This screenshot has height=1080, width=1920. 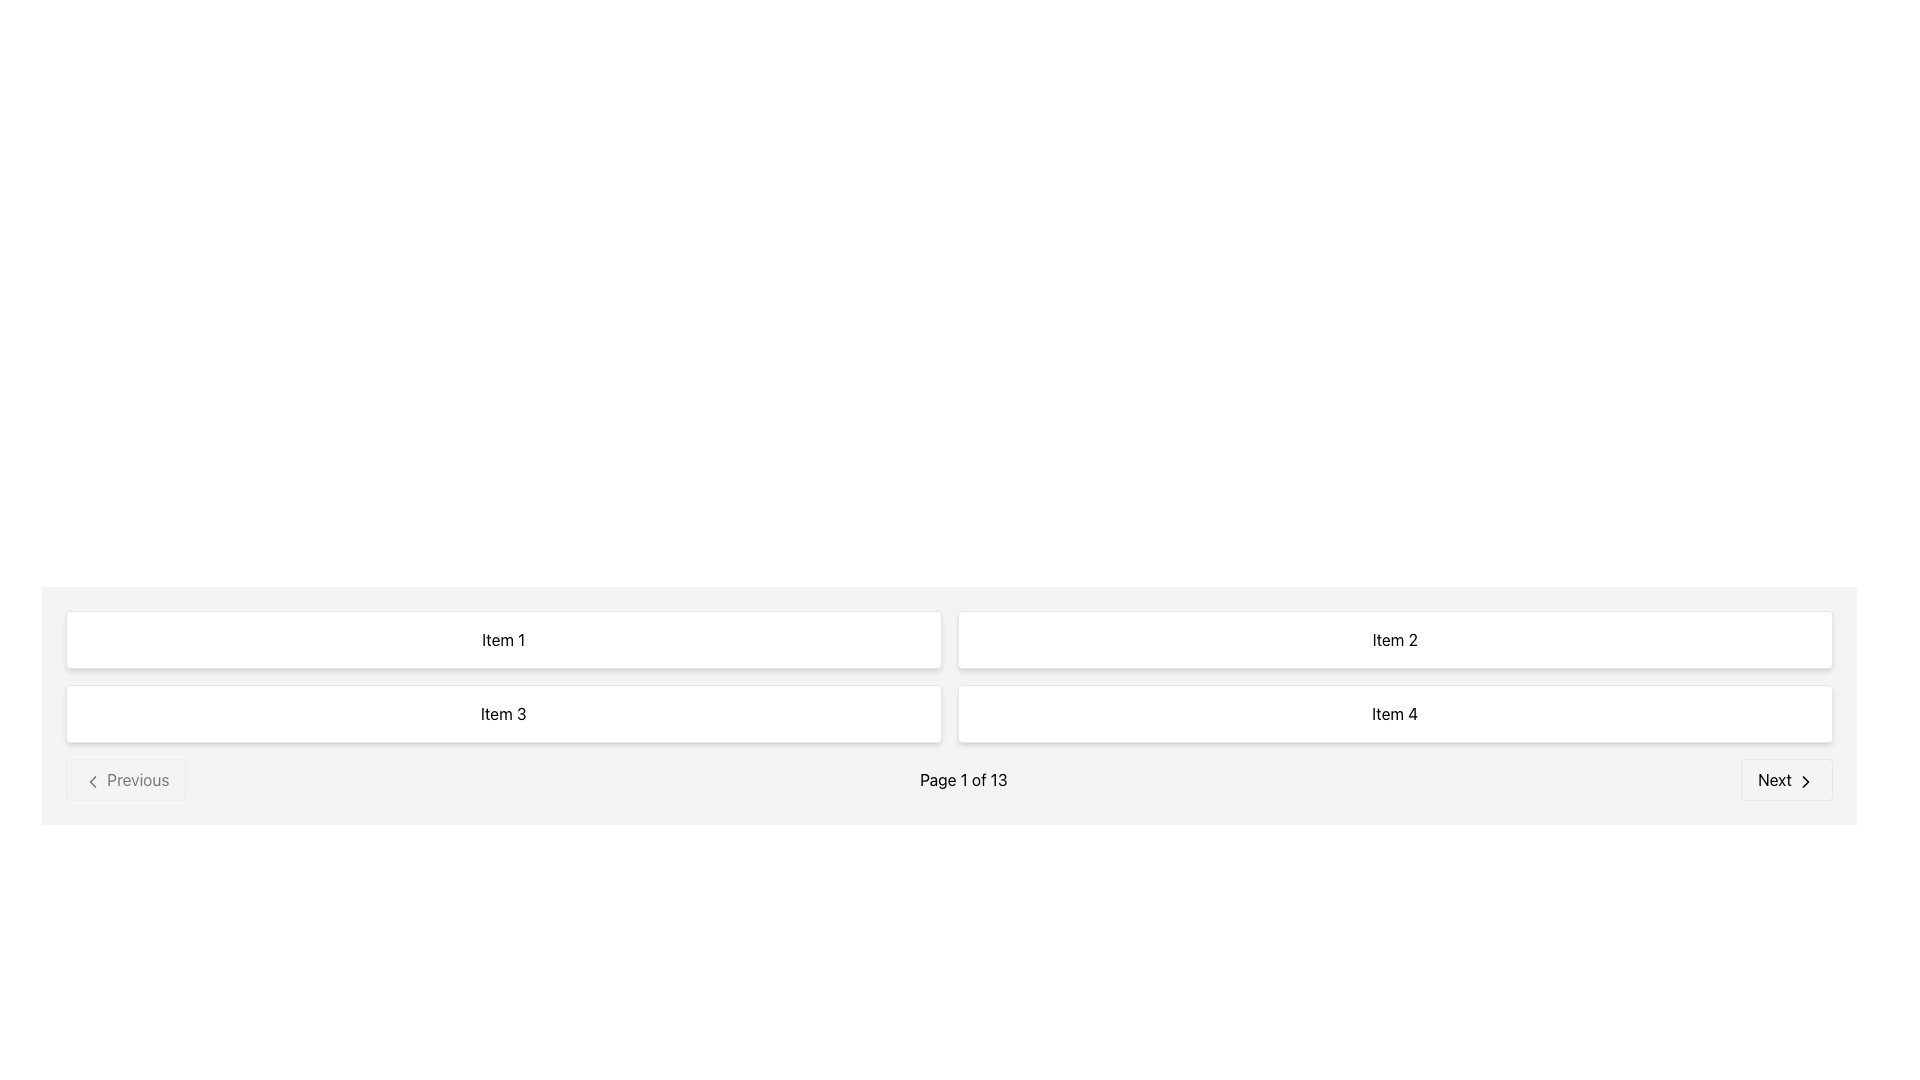 What do you see at coordinates (1805, 779) in the screenshot?
I see `the chevron icon located to the right of the 'Next' text on the 'Next' button in the bottom right corner of the interface to initiate navigation` at bounding box center [1805, 779].